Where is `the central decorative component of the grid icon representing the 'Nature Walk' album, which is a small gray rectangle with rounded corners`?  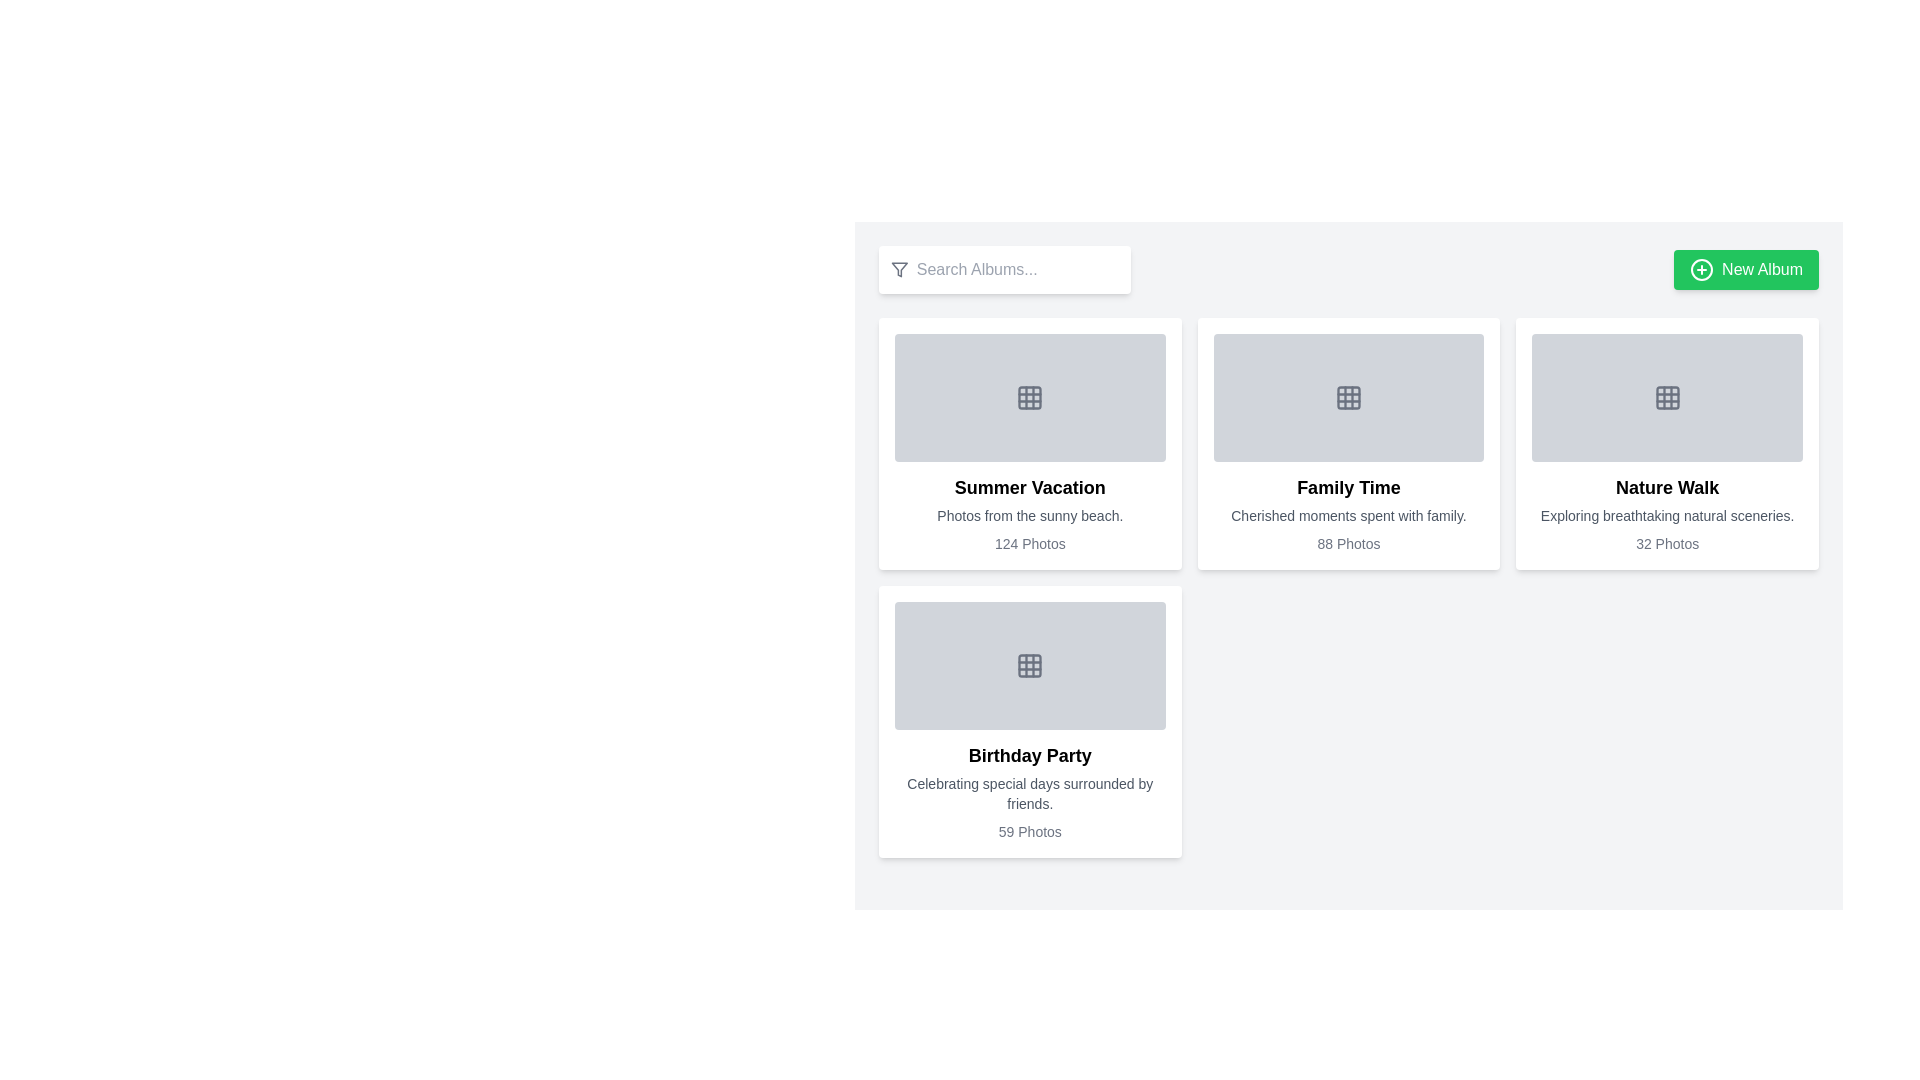 the central decorative component of the grid icon representing the 'Nature Walk' album, which is a small gray rectangle with rounded corners is located at coordinates (1667, 397).